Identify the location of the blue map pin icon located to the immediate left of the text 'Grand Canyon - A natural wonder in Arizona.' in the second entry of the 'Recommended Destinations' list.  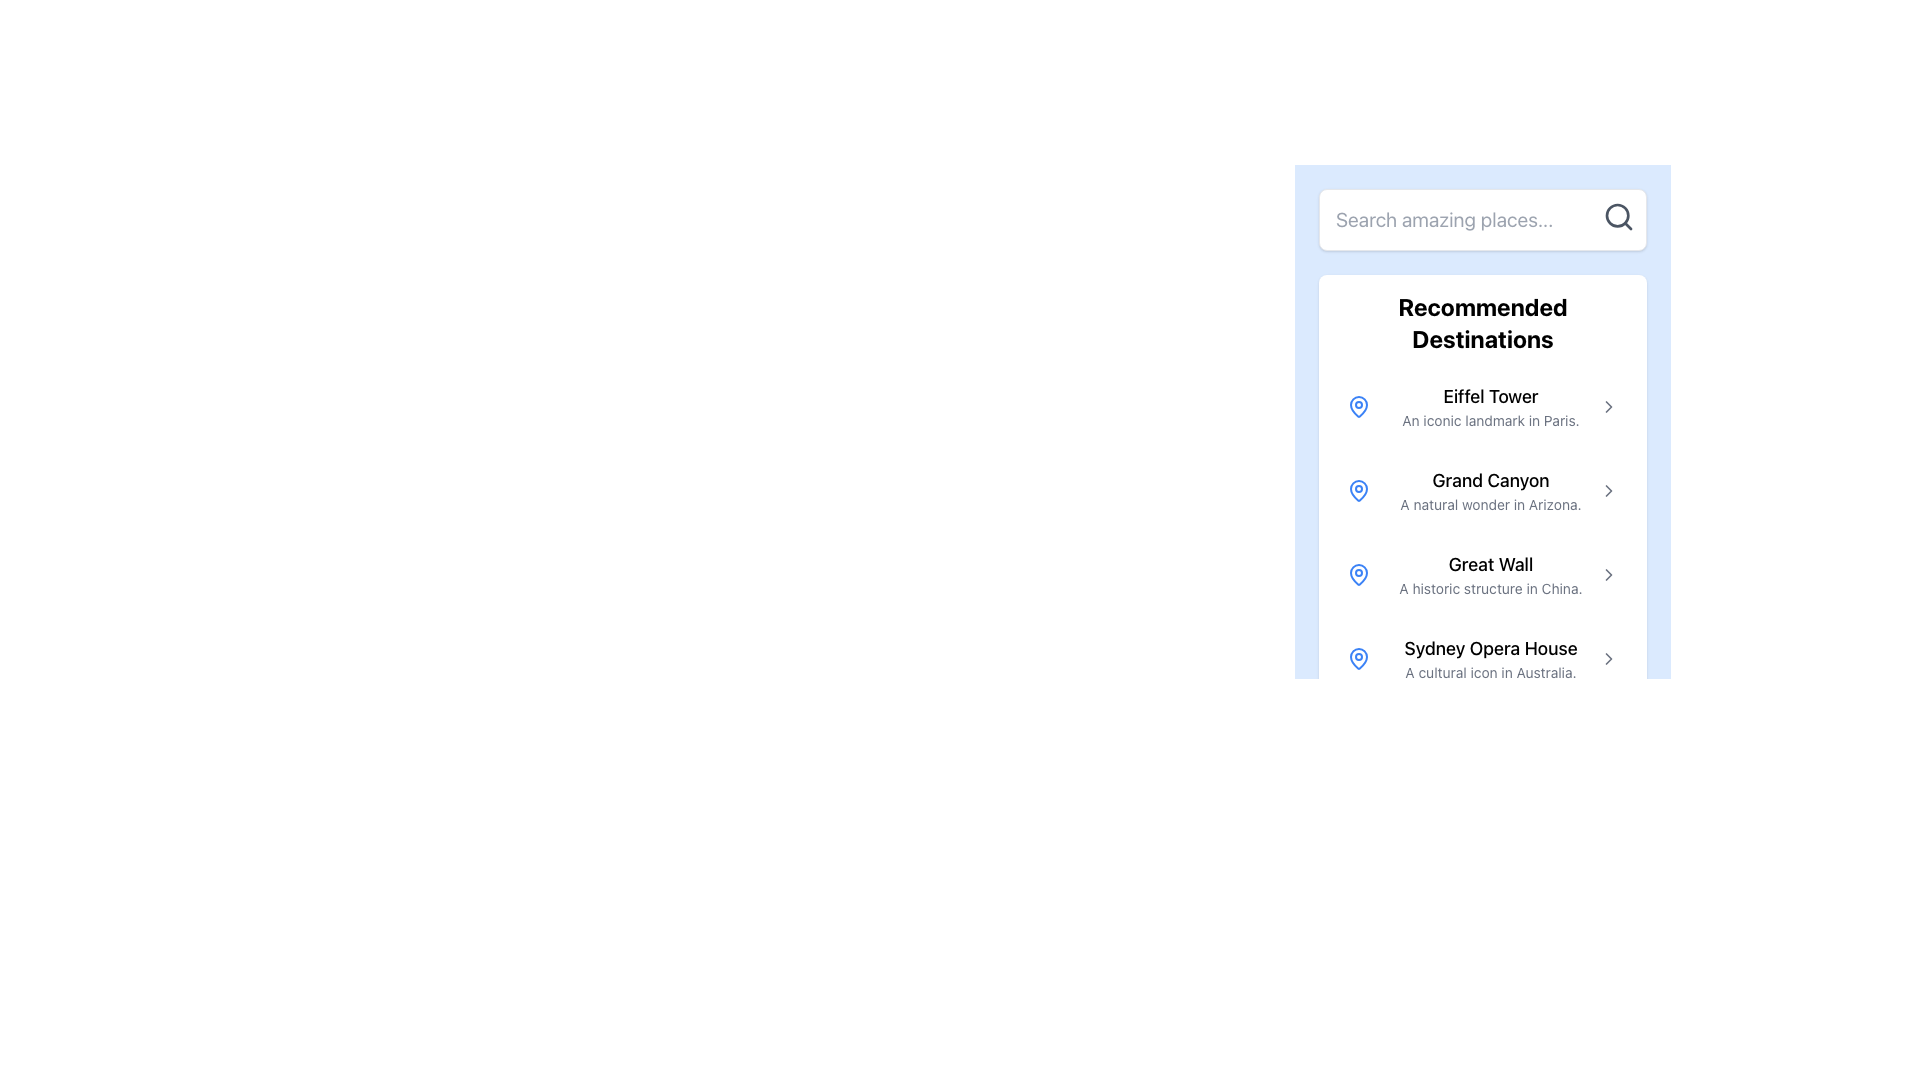
(1358, 490).